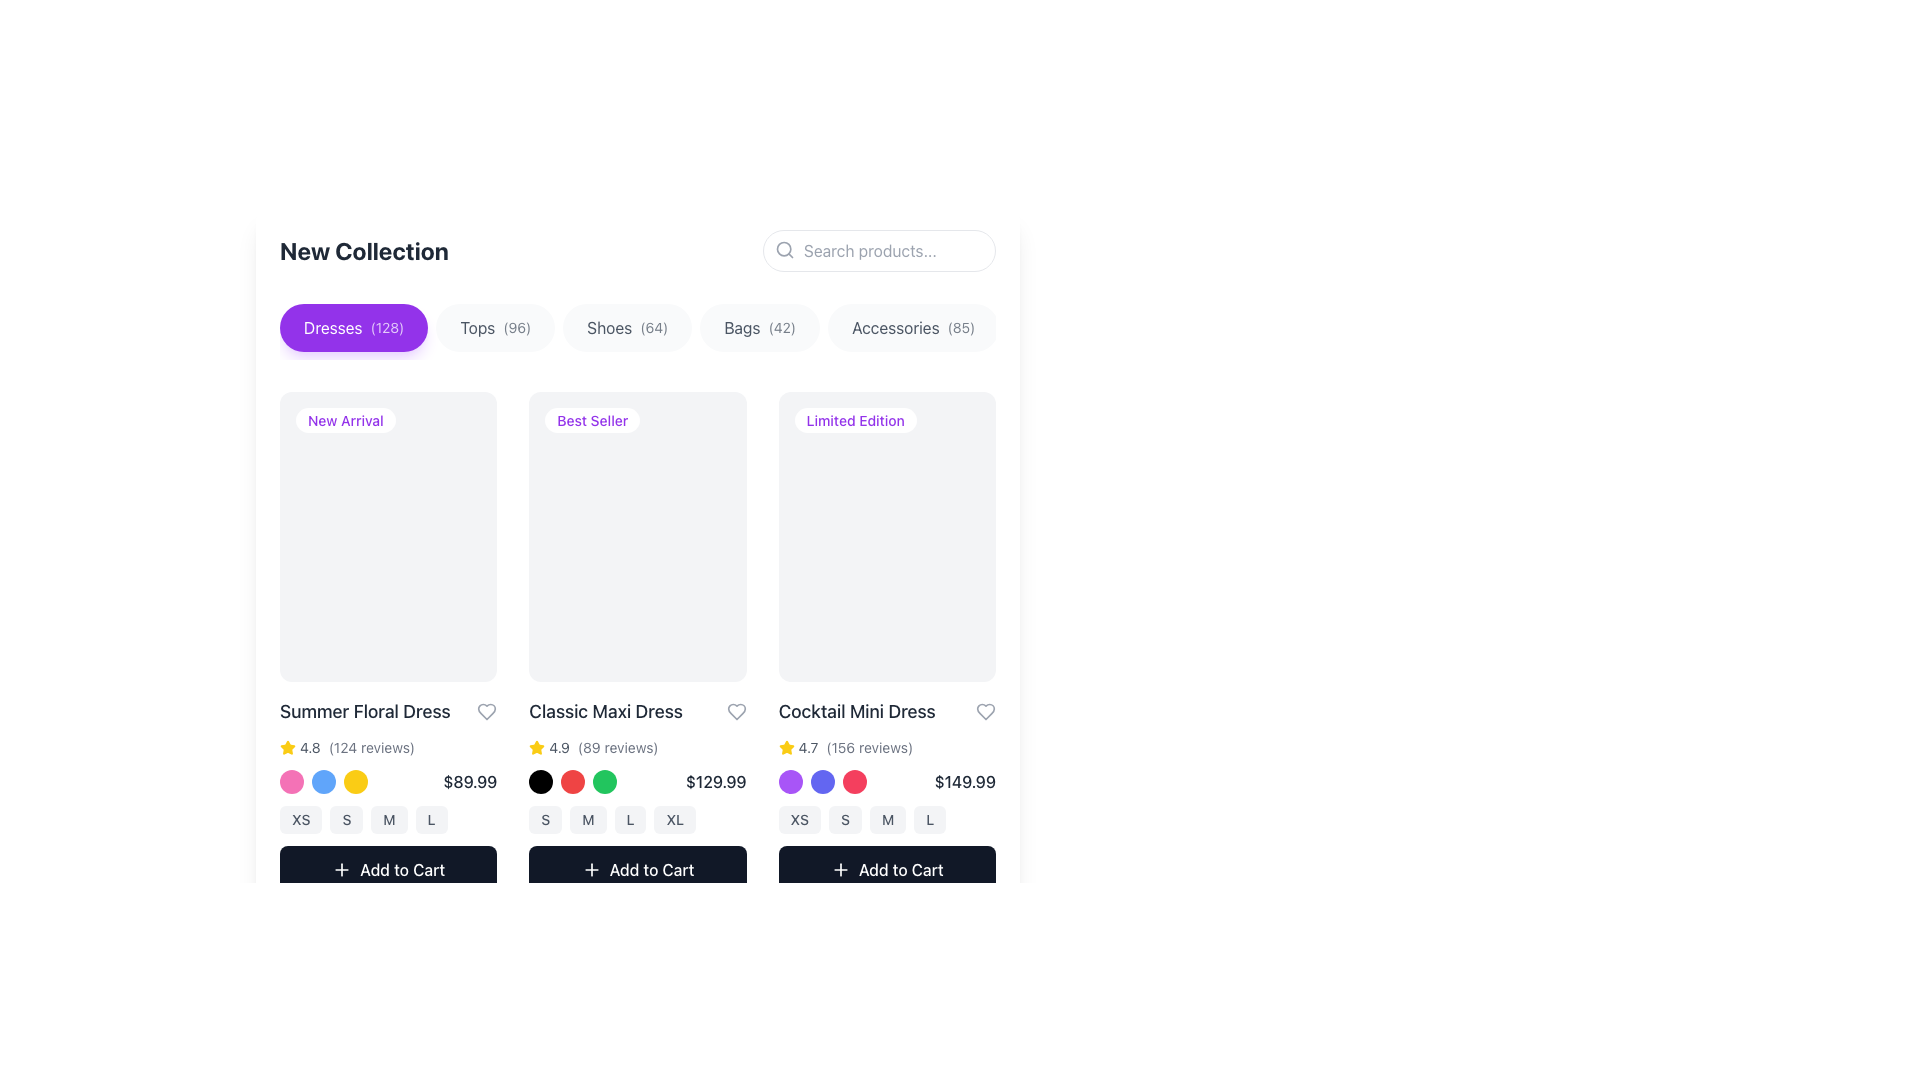 The width and height of the screenshot is (1920, 1080). I want to click on the SVG circle element that visually represents the circular portion of the magnifying glass icon in the search bar area, so click(783, 248).